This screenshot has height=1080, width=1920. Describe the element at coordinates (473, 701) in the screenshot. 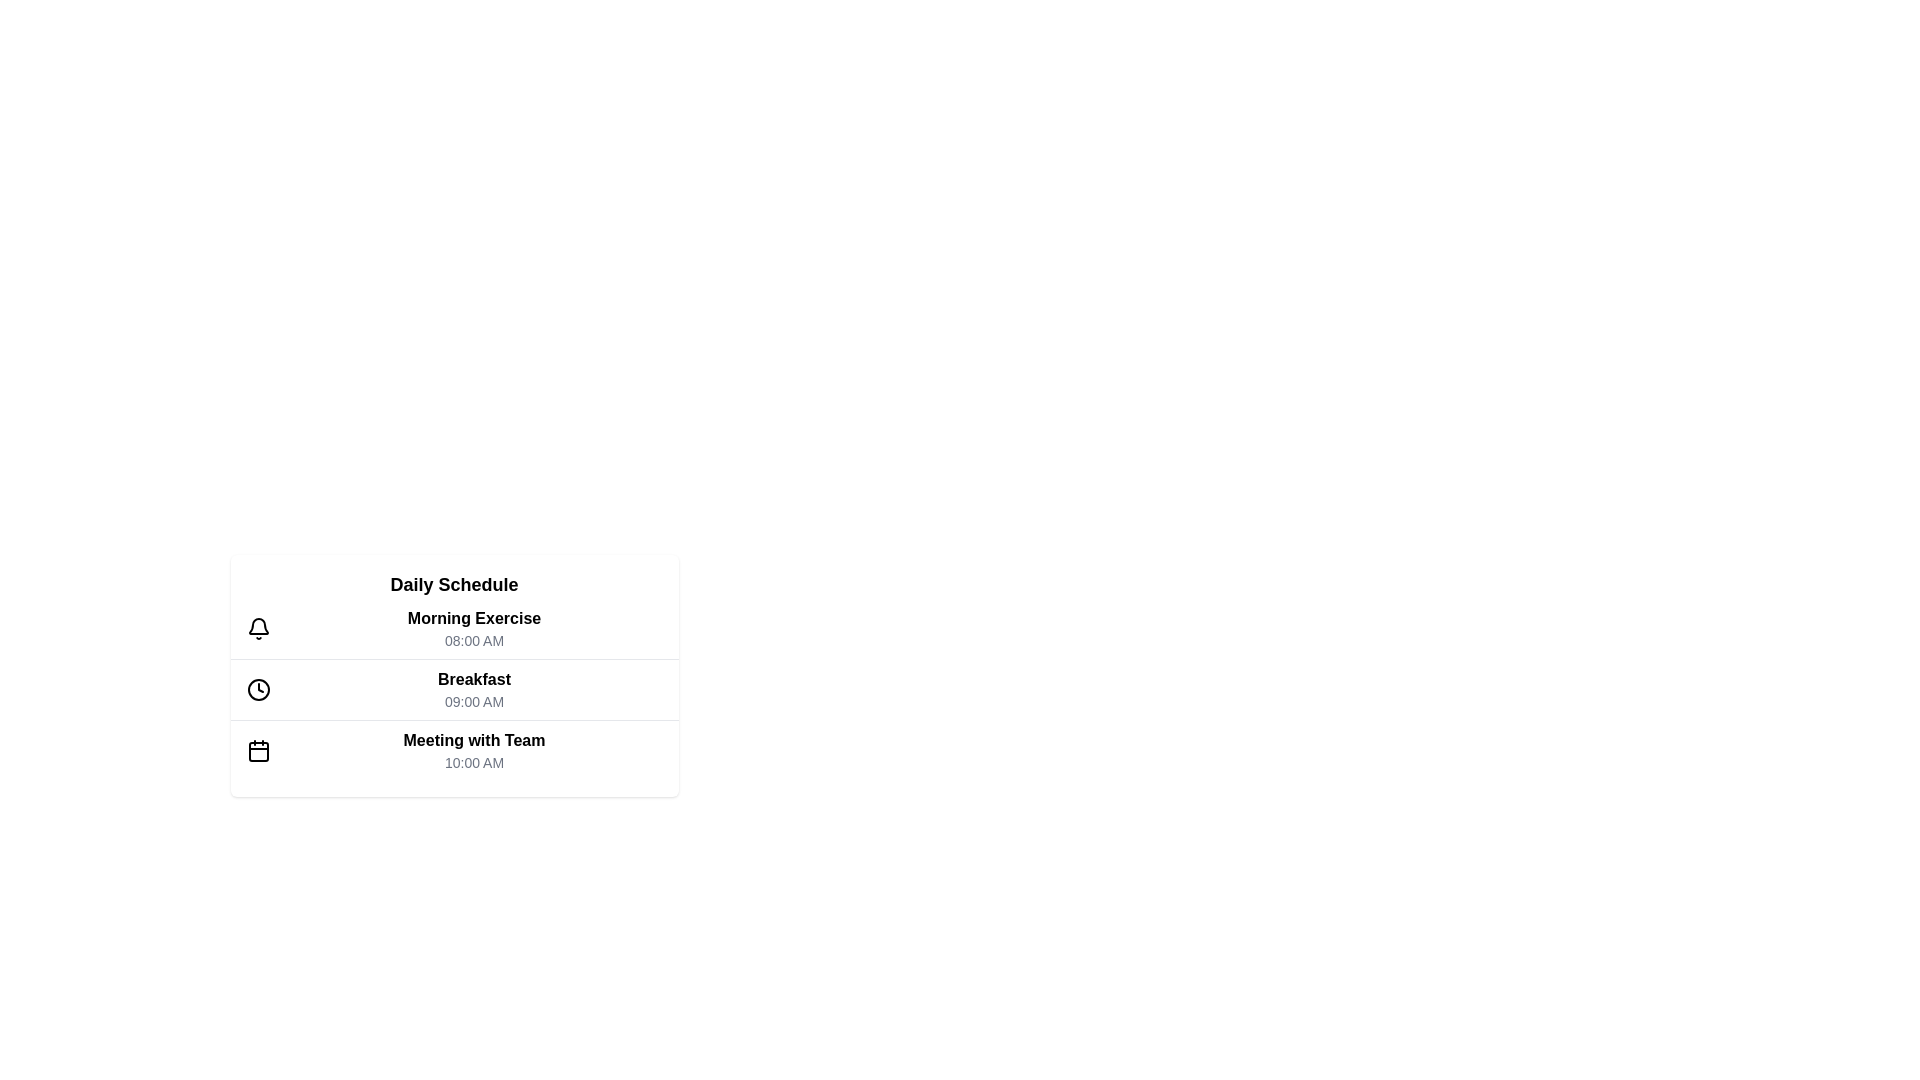

I see `the text element that conveys the time associated with the 'Breakfast' event, located under the 'Breakfast' label in the schedule interface` at that location.